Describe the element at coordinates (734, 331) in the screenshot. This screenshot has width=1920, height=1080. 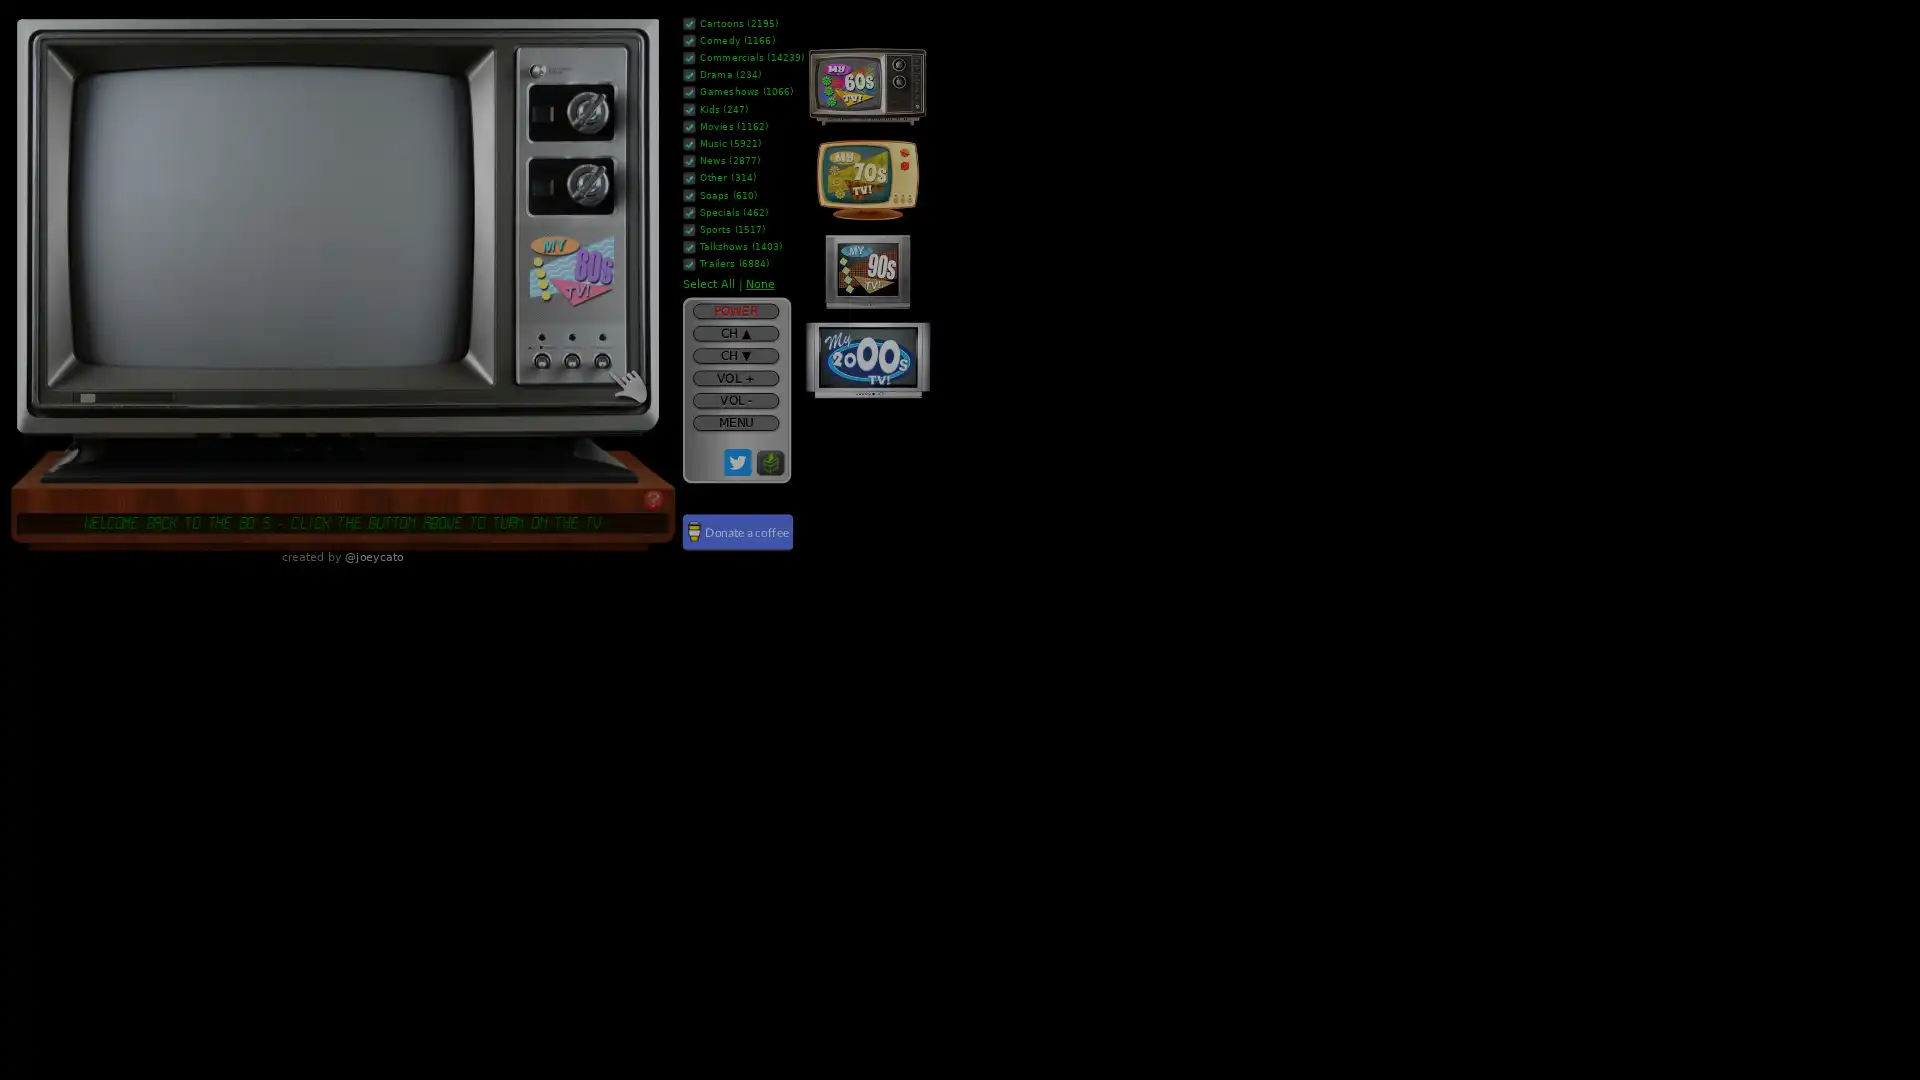
I see `CH` at that location.